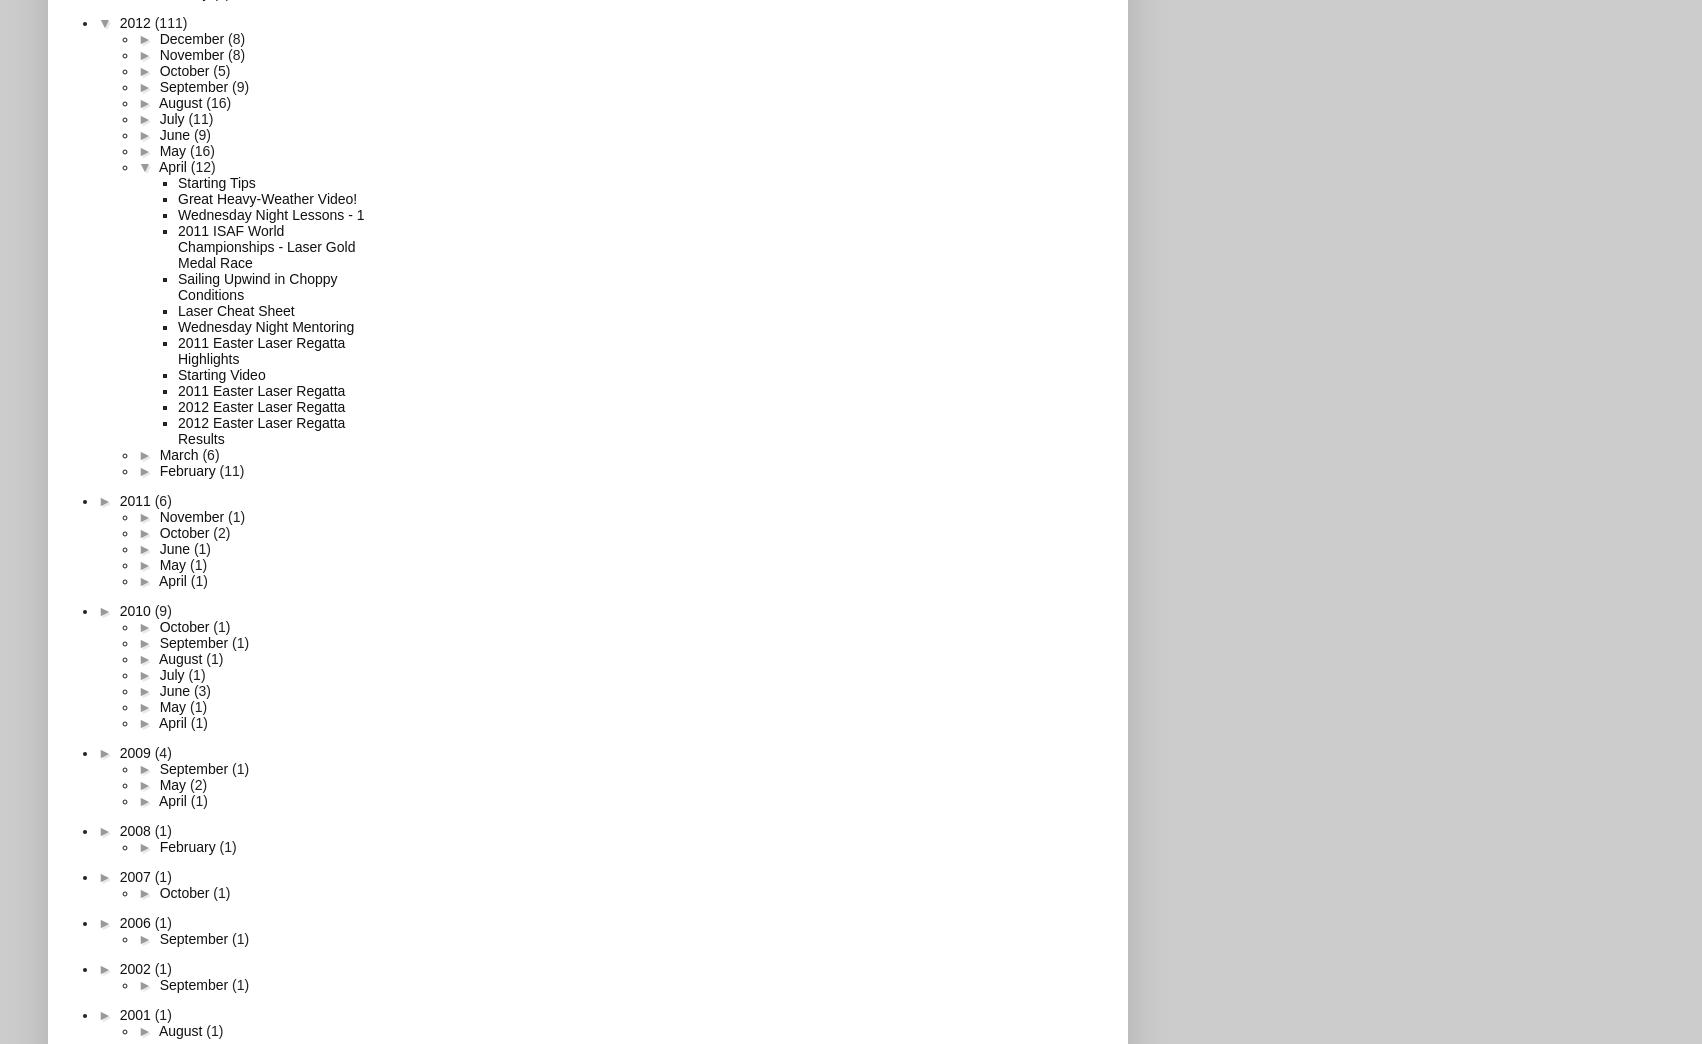 This screenshot has width=1702, height=1044. I want to click on '2002', so click(136, 966).